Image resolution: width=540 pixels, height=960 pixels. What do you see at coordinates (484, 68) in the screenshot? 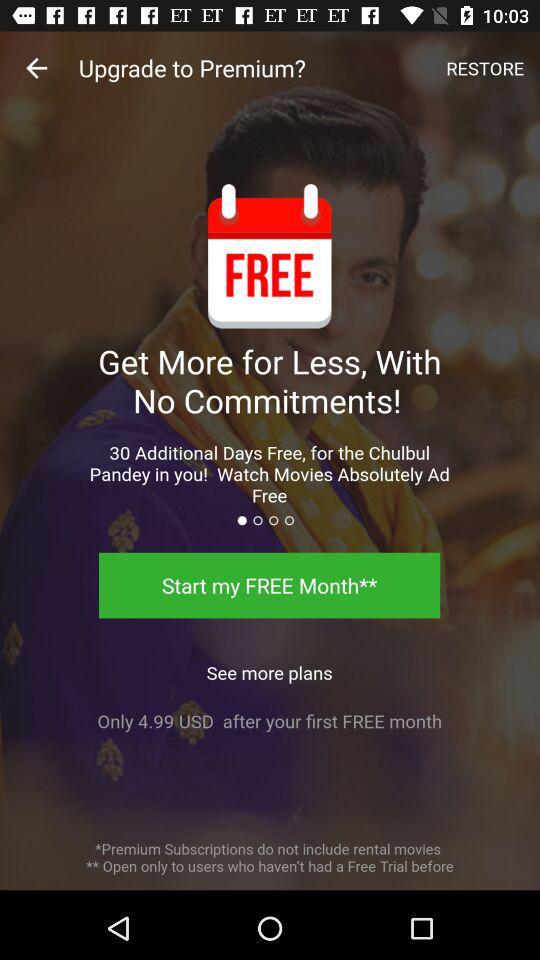
I see `icon above the get more for icon` at bounding box center [484, 68].